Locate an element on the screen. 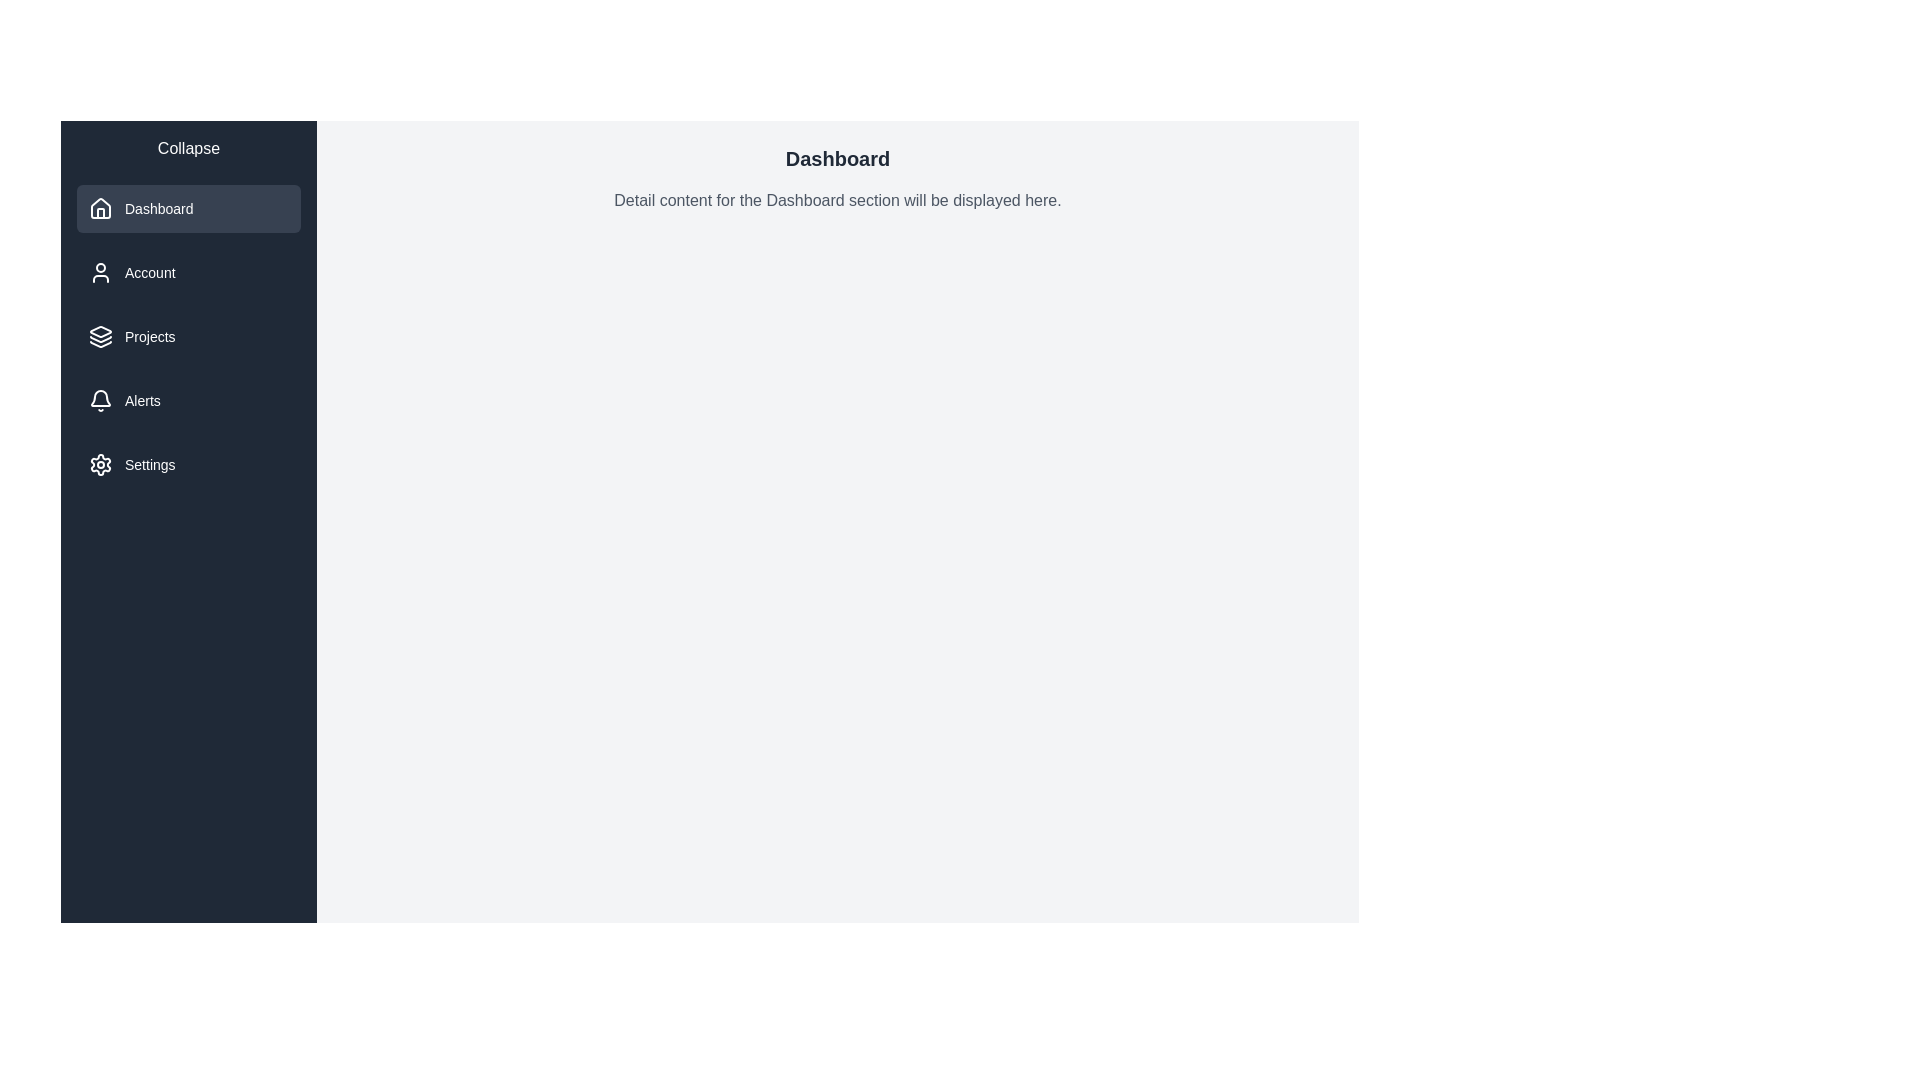 The image size is (1920, 1080). the menu item labeled Account to display its related content is located at coordinates (188, 273).